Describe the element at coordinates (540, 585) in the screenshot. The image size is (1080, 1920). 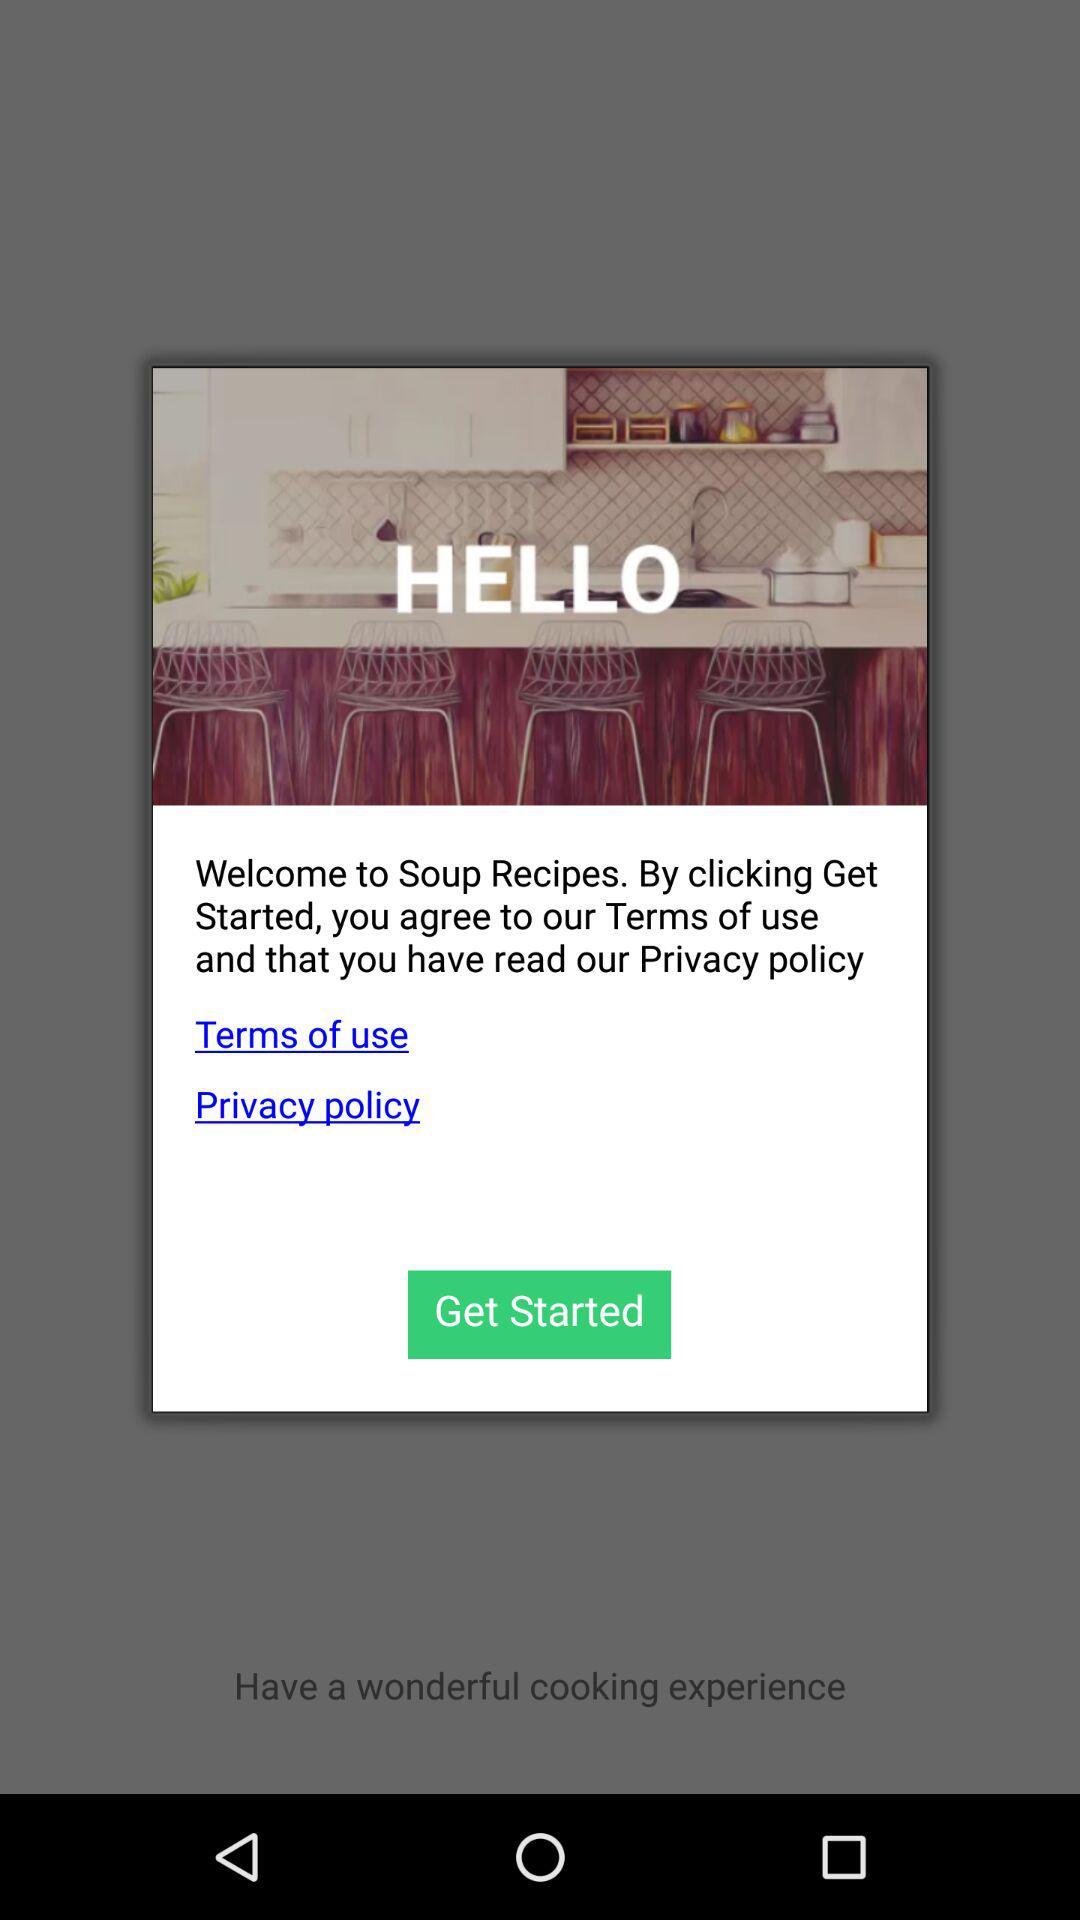
I see `item above the welcome to soup` at that location.